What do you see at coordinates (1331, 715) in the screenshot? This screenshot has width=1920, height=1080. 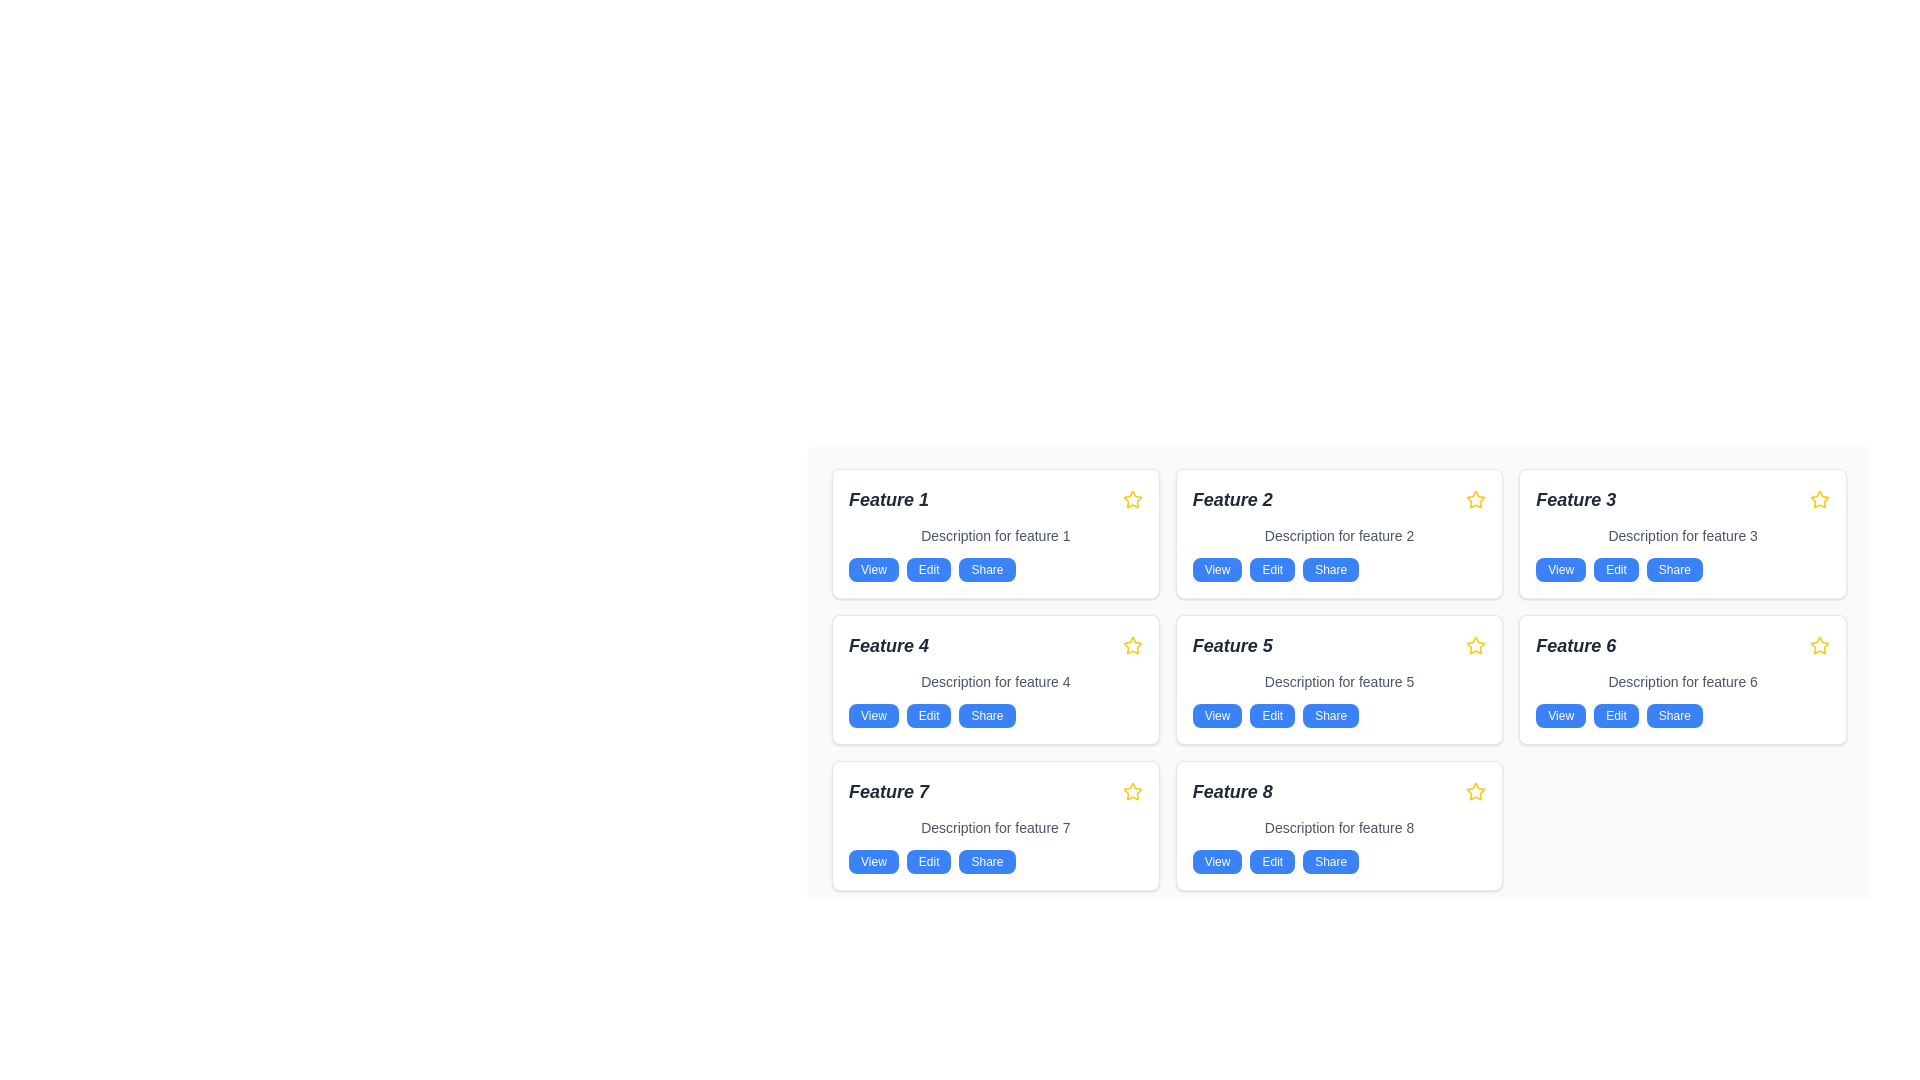 I see `the 'Share' button, which is a blue button with white text` at bounding box center [1331, 715].